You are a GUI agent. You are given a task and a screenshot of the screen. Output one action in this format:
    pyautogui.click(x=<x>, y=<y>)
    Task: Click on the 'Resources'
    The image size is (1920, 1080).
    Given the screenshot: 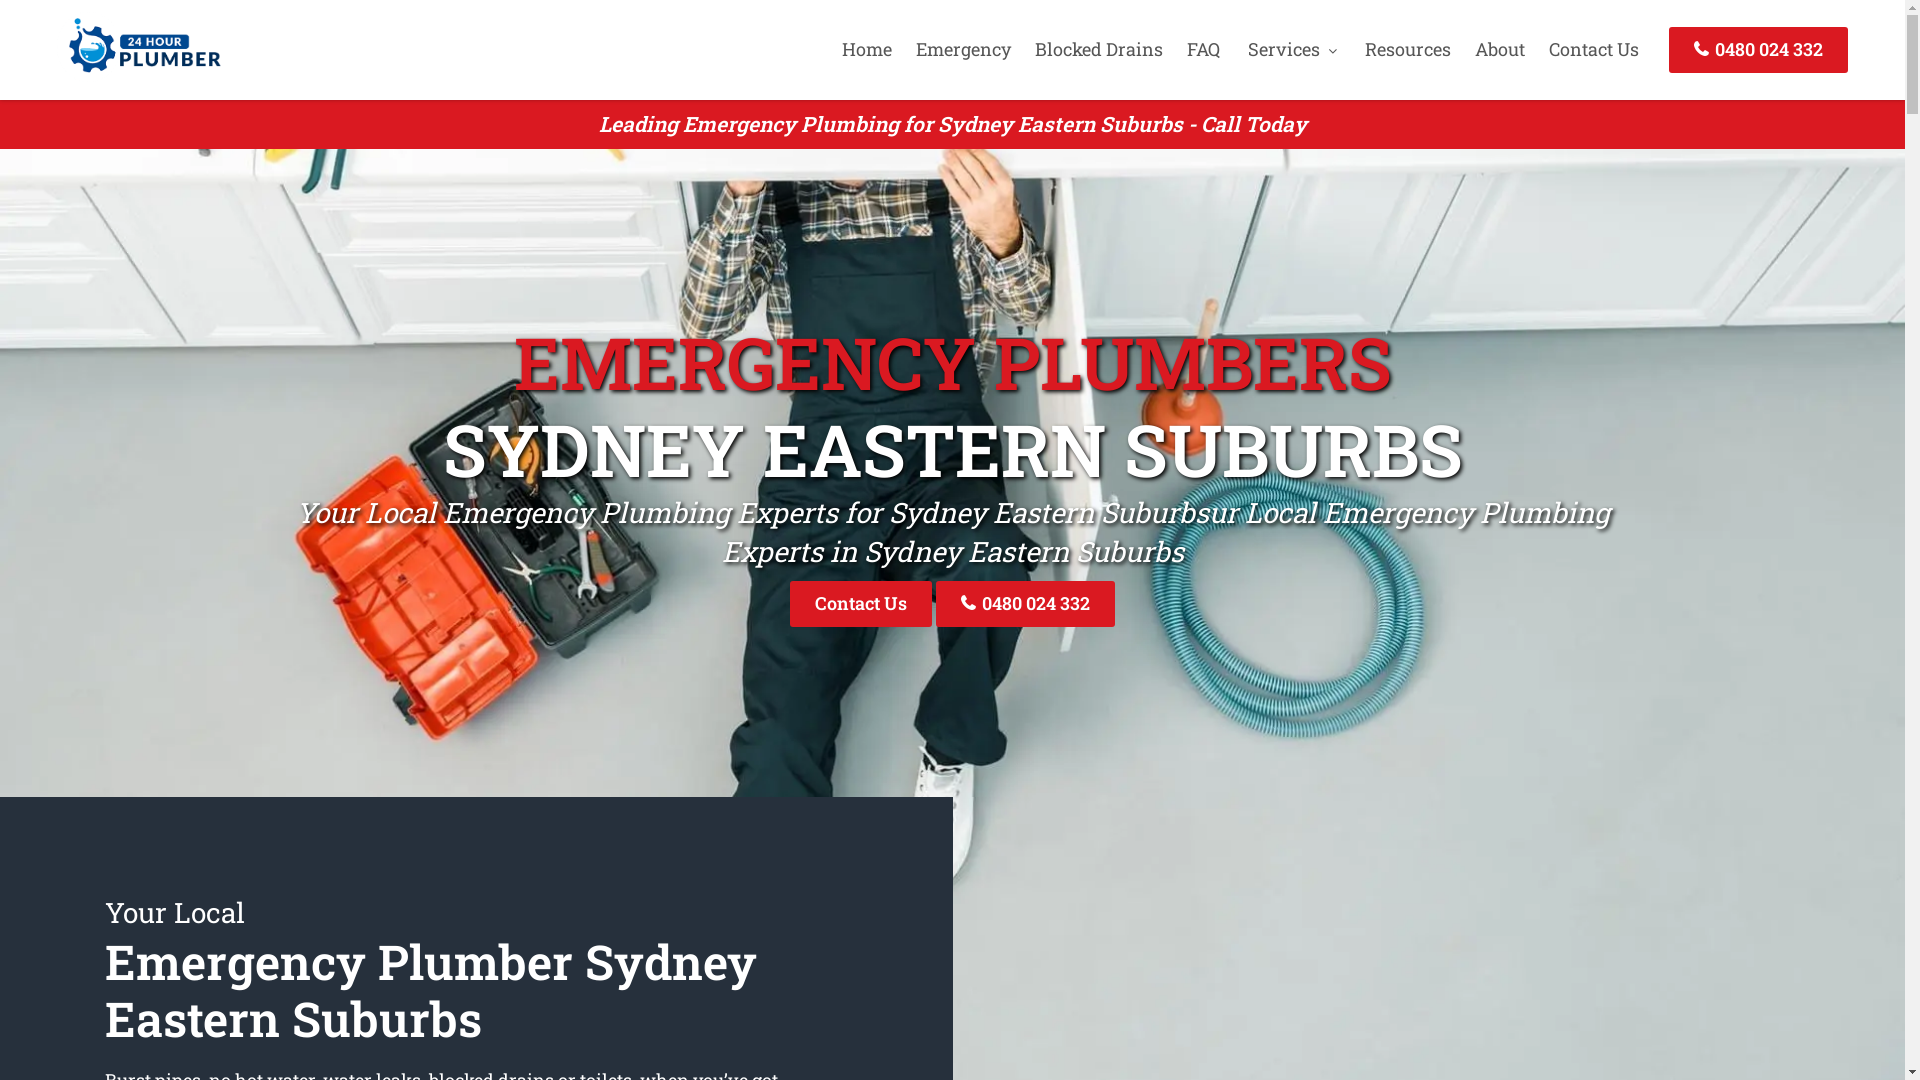 What is the action you would take?
    pyautogui.click(x=1406, y=48)
    